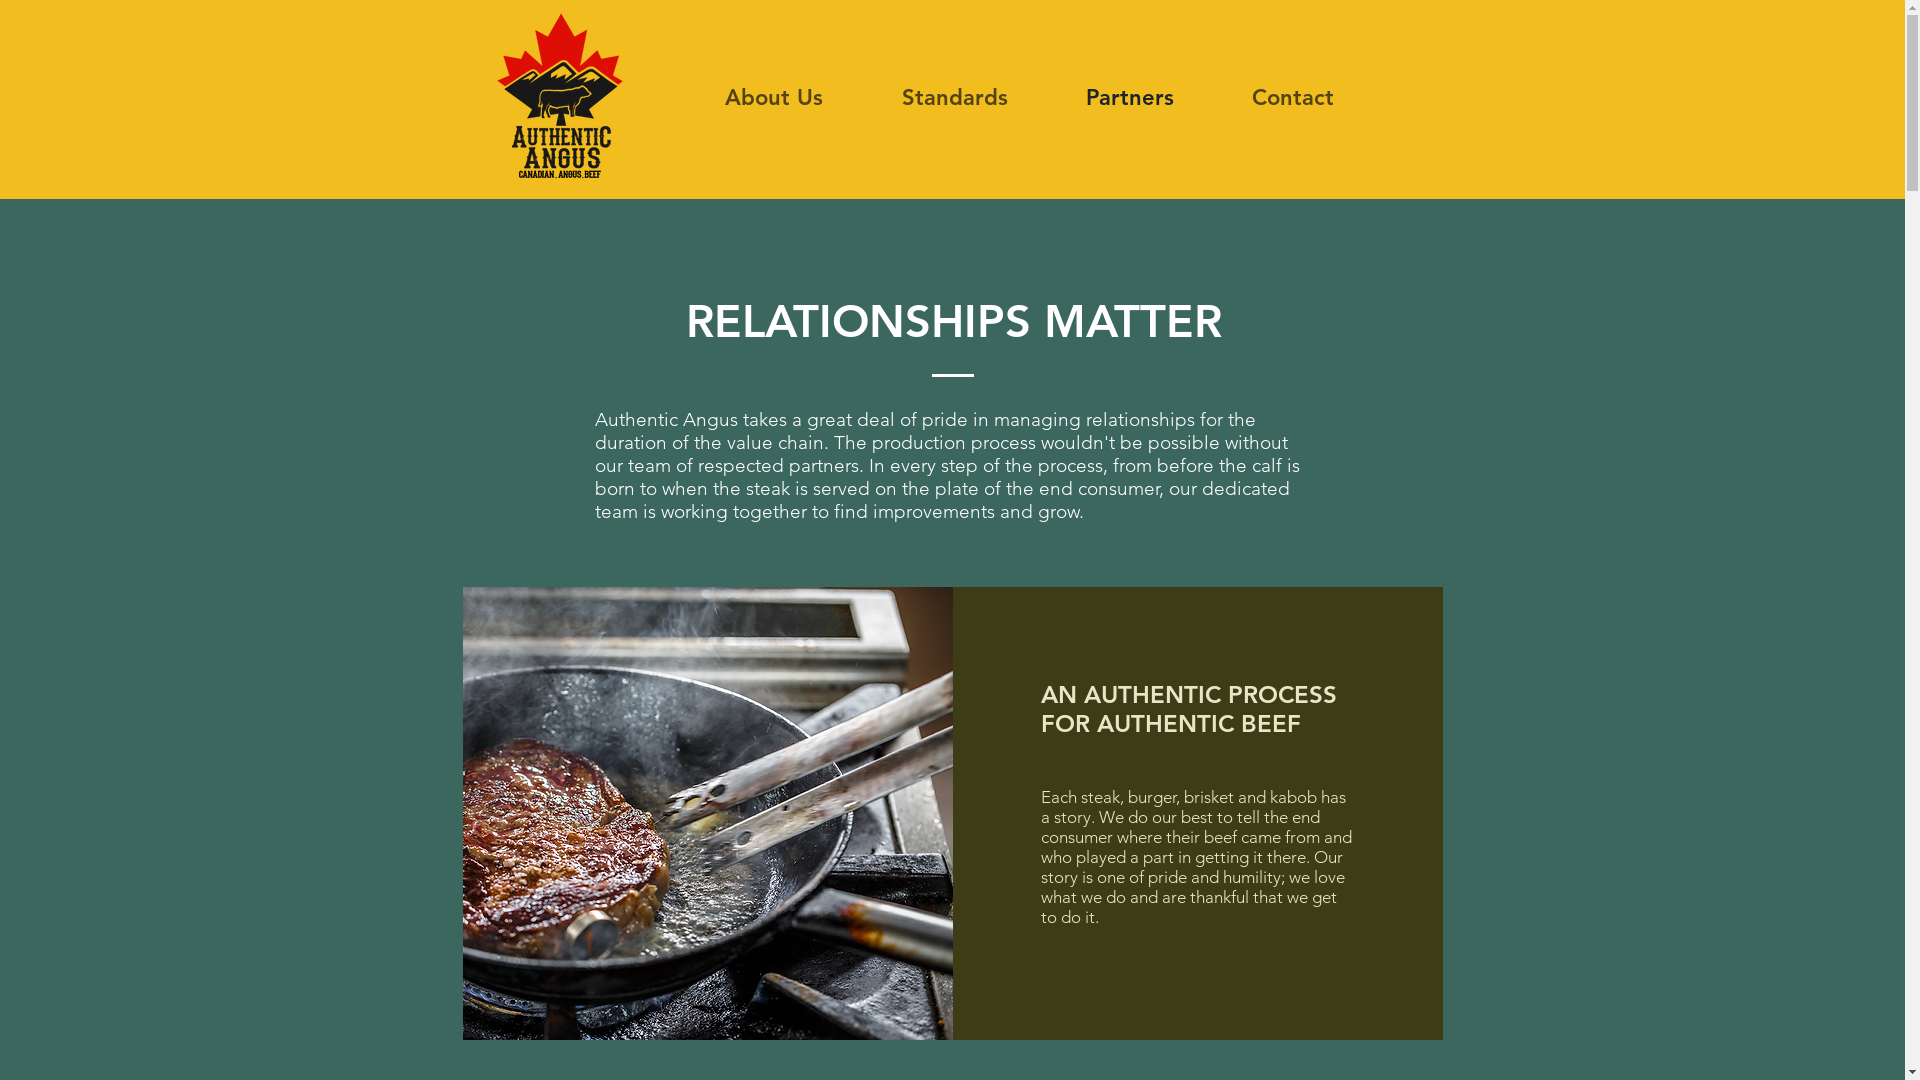  Describe the element at coordinates (953, 97) in the screenshot. I see `'Standards'` at that location.